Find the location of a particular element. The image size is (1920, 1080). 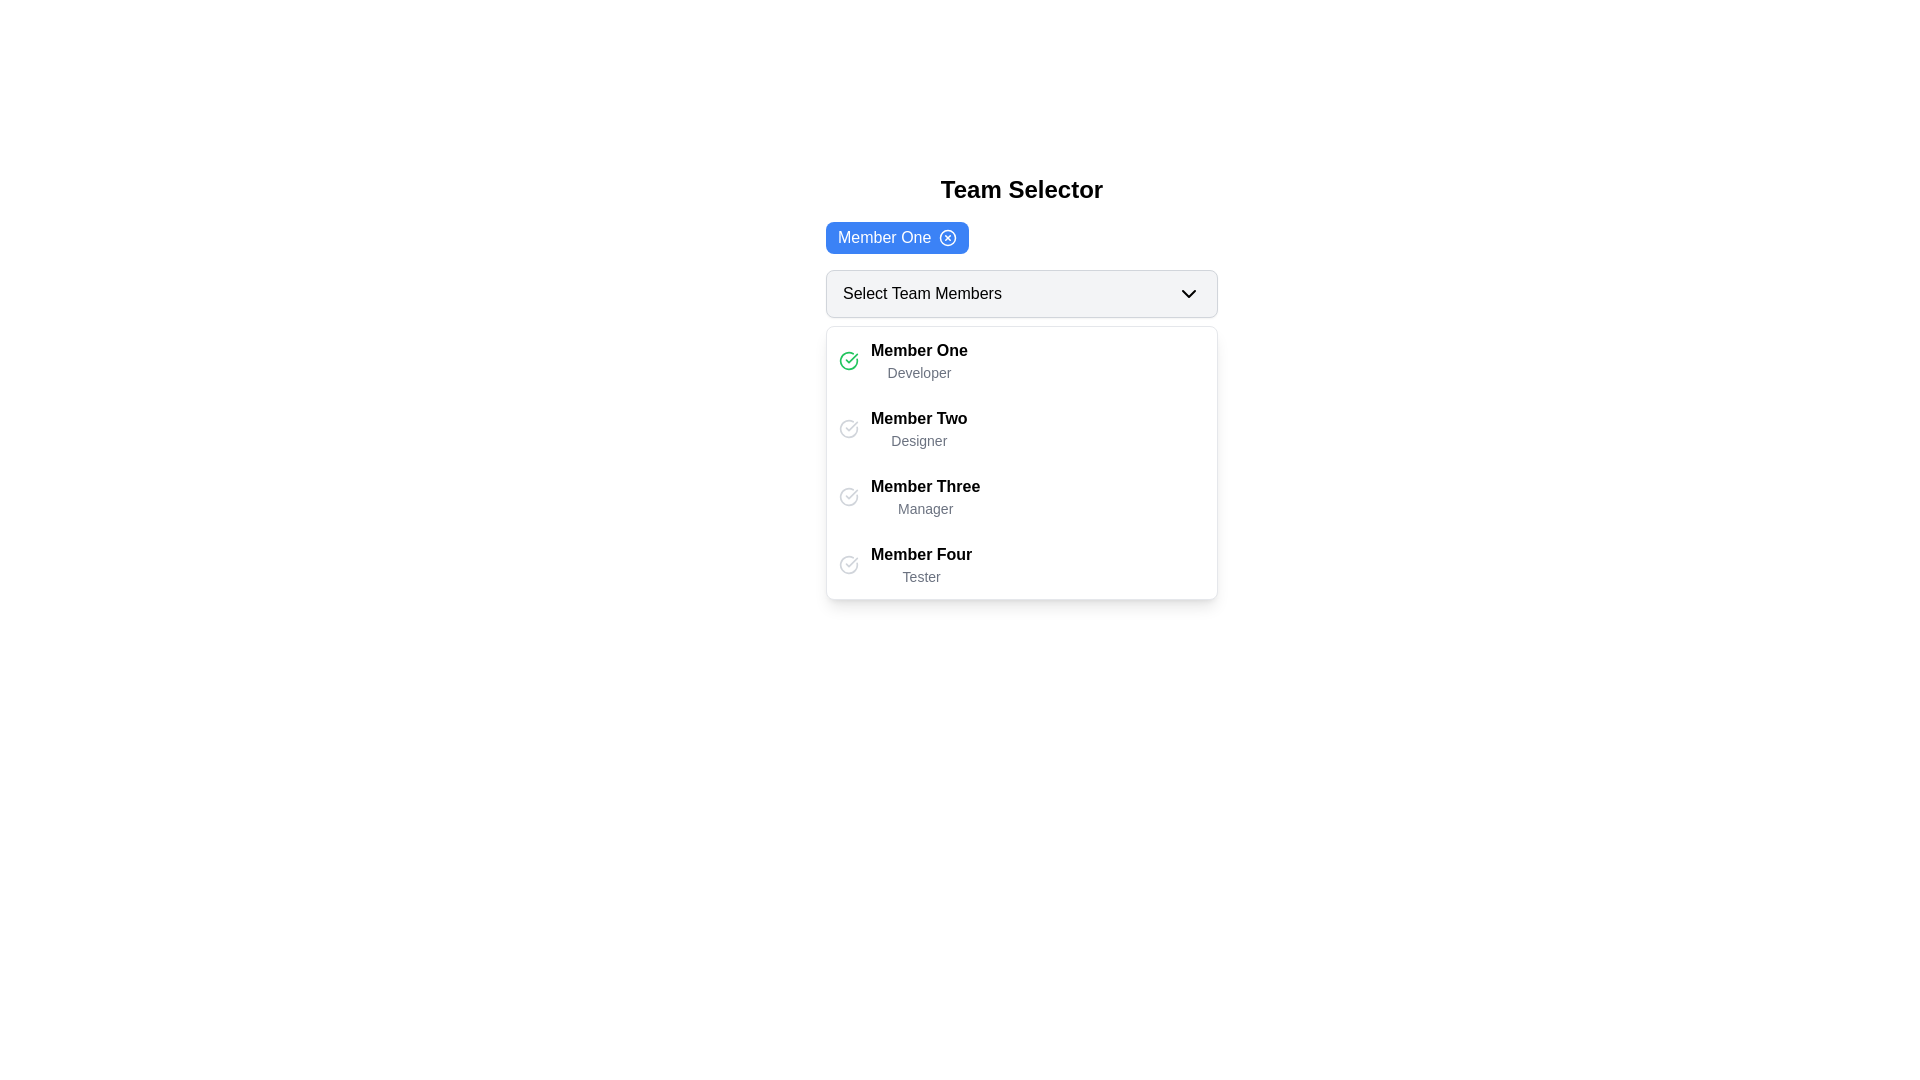

the 'Member Three' option in the dropdown list under 'Select Team Members' in the 'Team Selector' interface is located at coordinates (924, 496).